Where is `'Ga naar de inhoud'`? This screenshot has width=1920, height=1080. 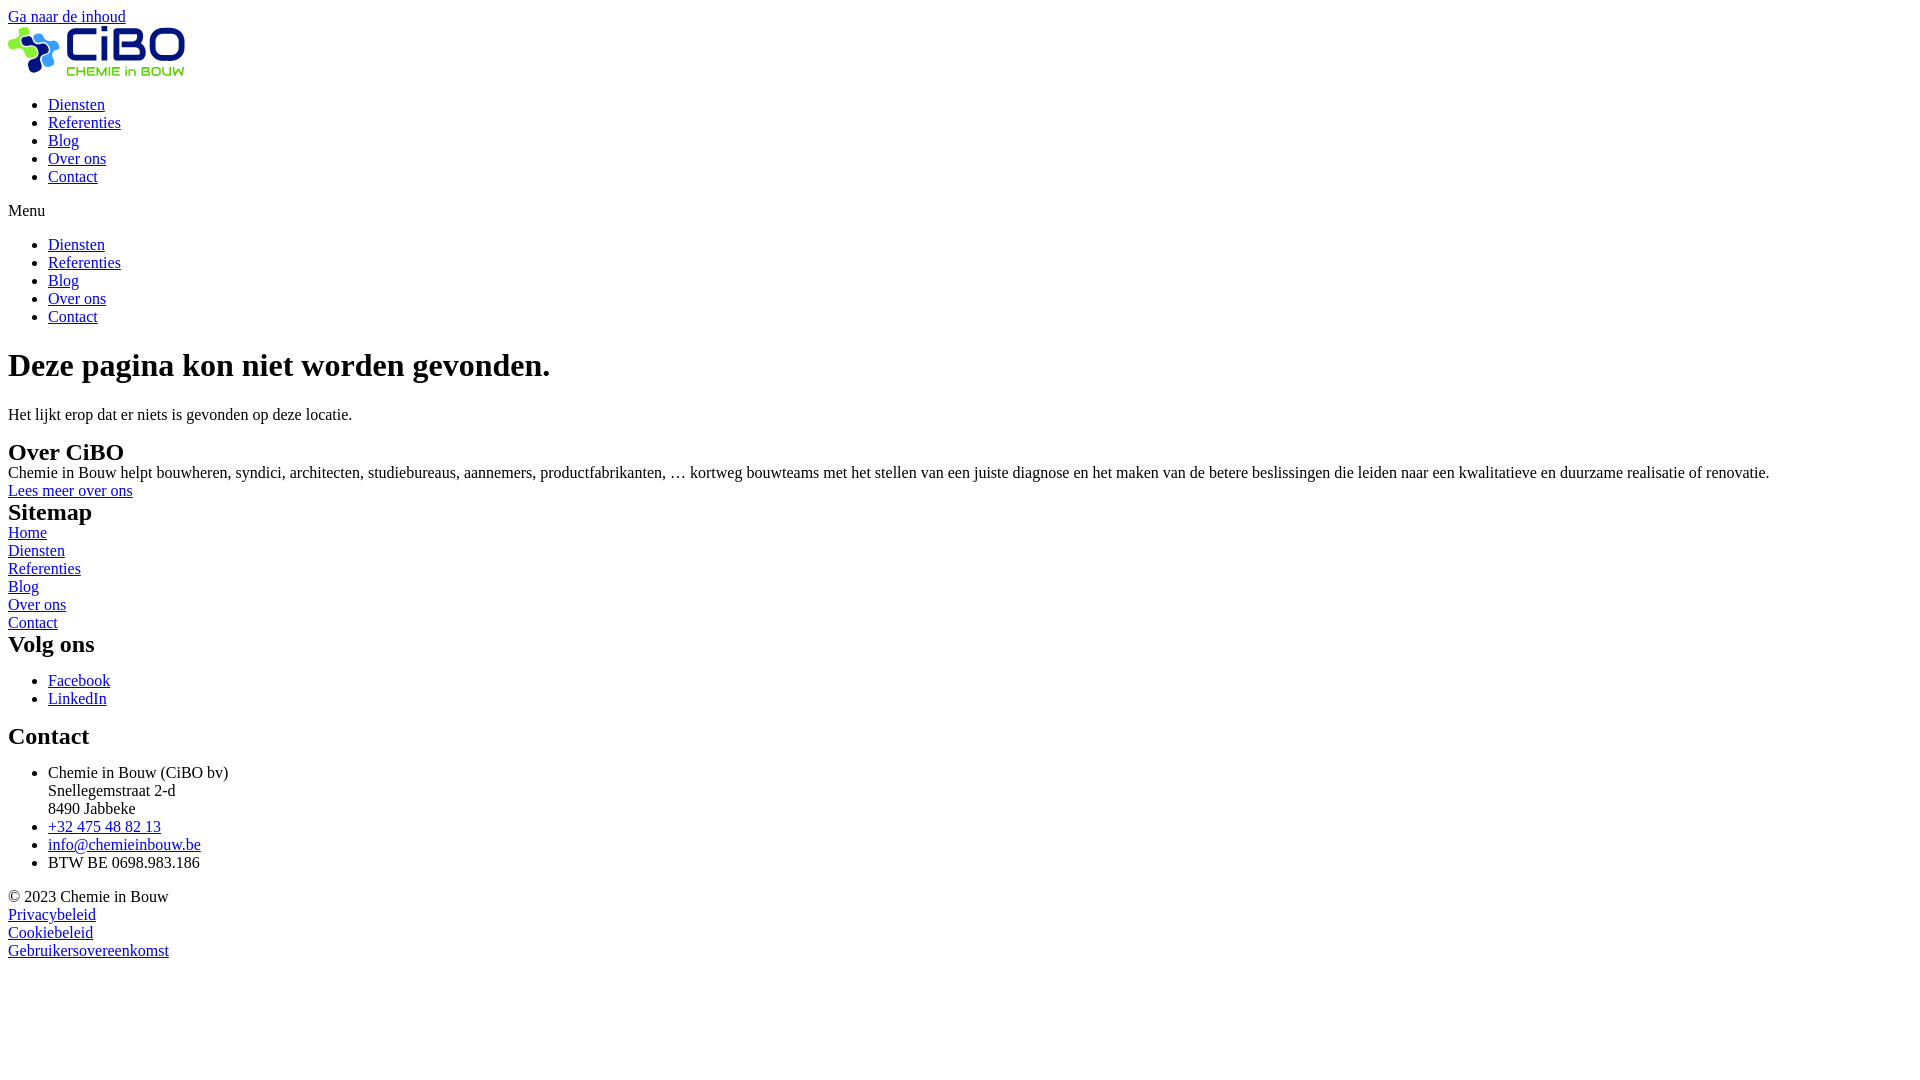 'Ga naar de inhoud' is located at coordinates (67, 16).